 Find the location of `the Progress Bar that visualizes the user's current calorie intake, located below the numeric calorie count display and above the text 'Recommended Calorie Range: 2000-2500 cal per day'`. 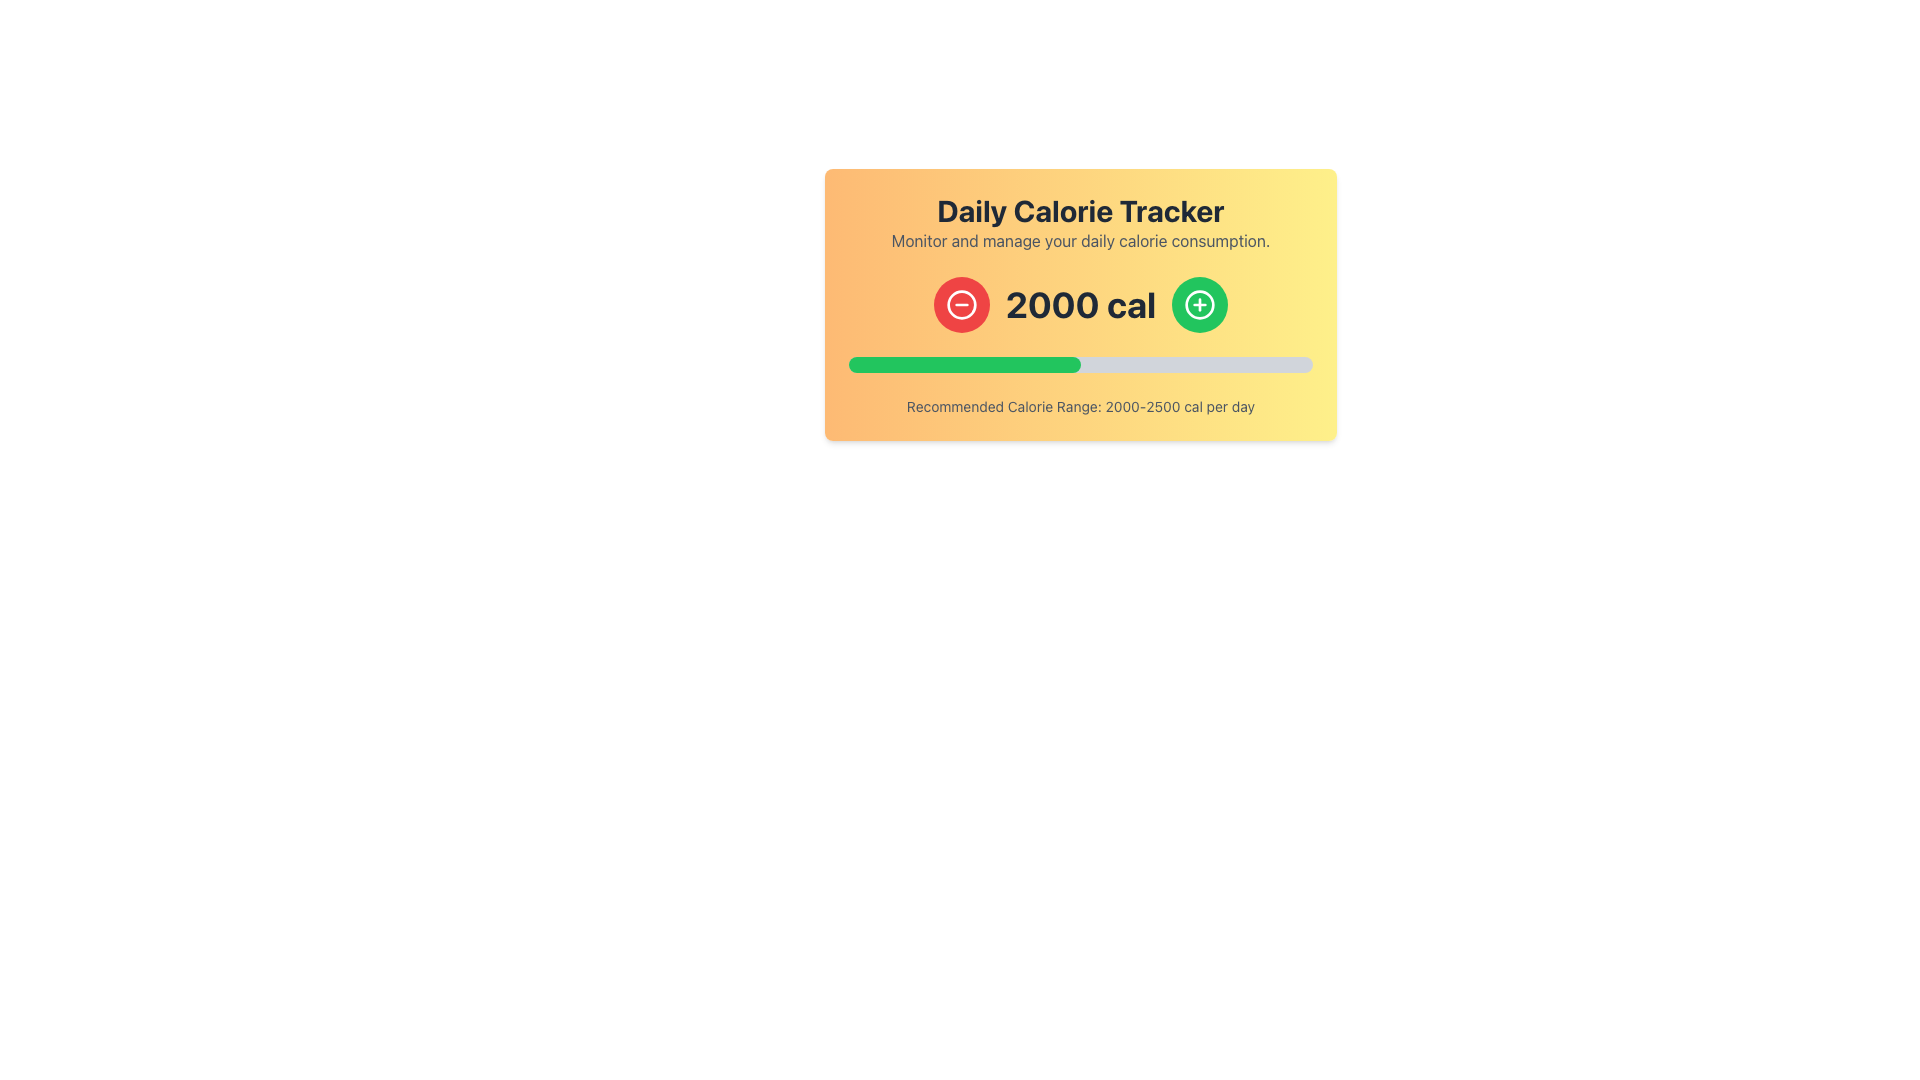

the Progress Bar that visualizes the user's current calorie intake, located below the numeric calorie count display and above the text 'Recommended Calorie Range: 2000-2500 cal per day' is located at coordinates (1079, 365).